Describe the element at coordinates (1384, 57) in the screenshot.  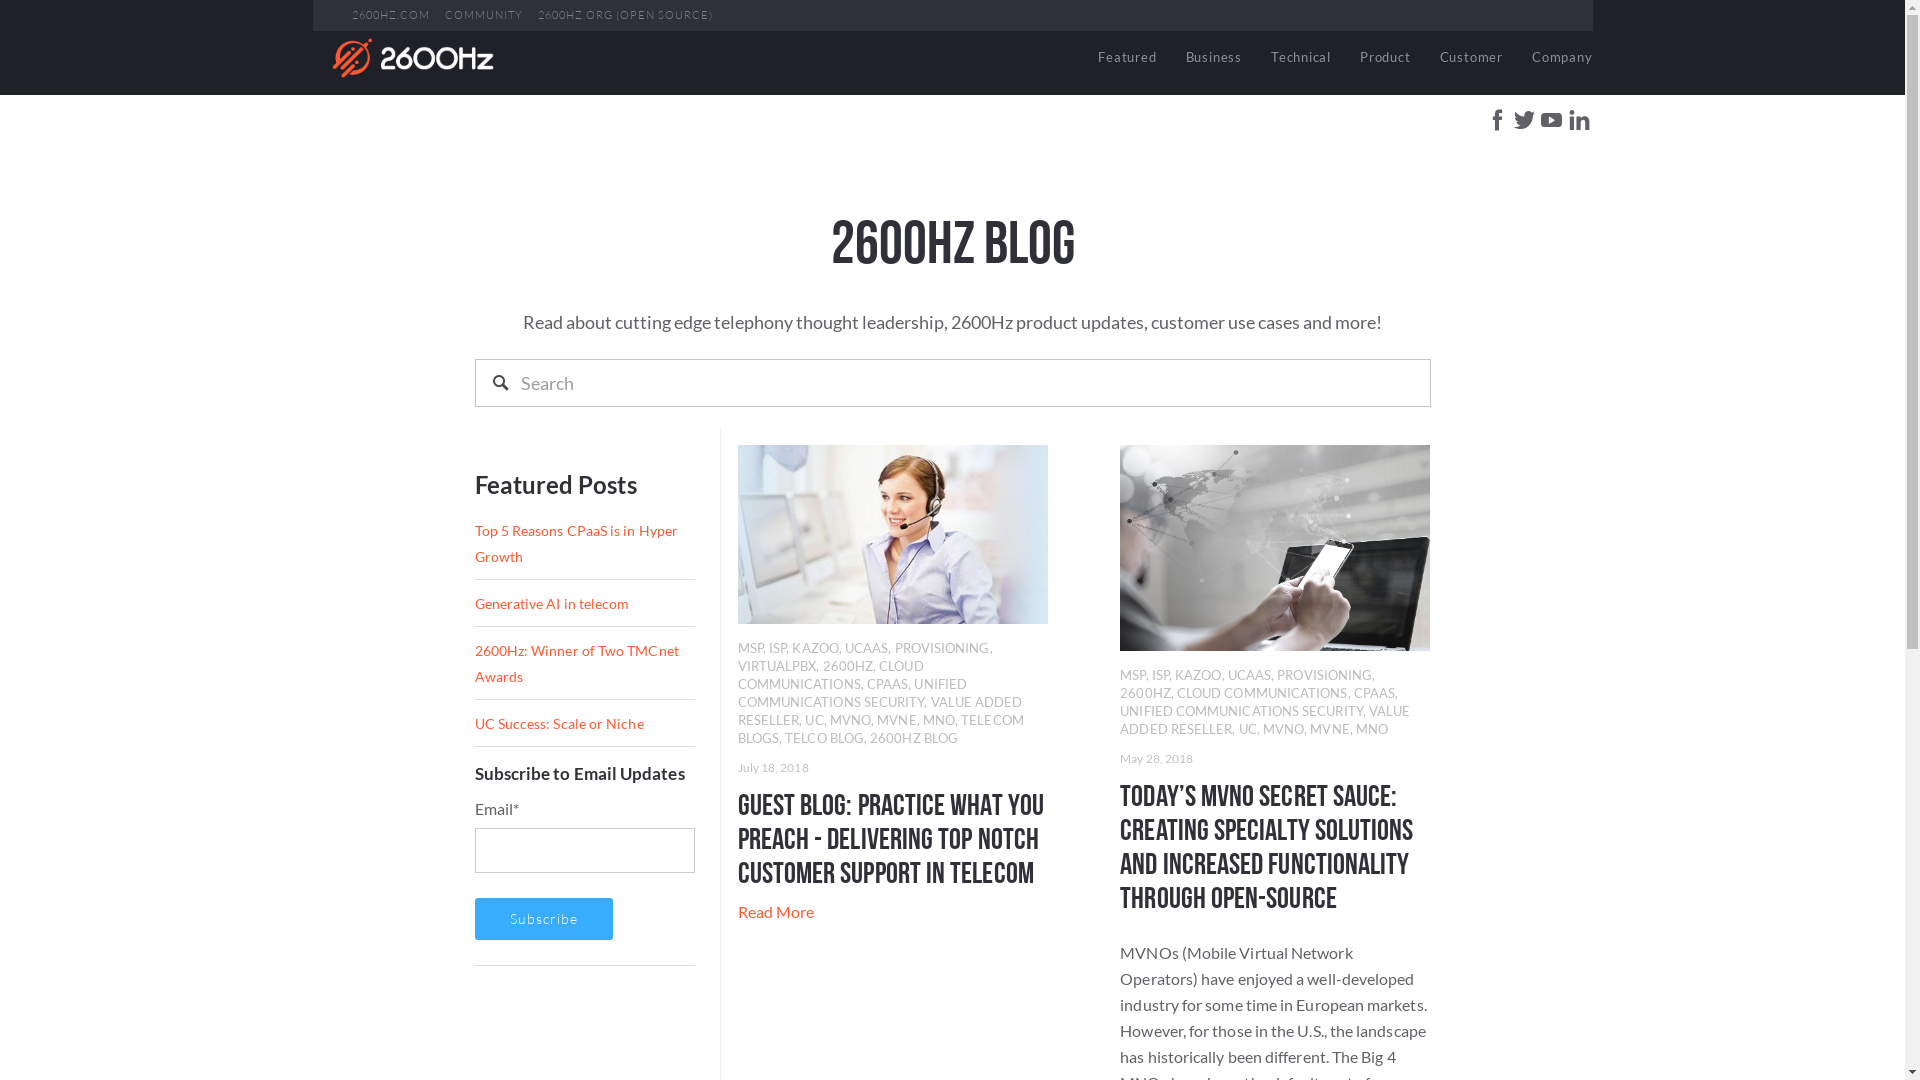
I see `'Product'` at that location.